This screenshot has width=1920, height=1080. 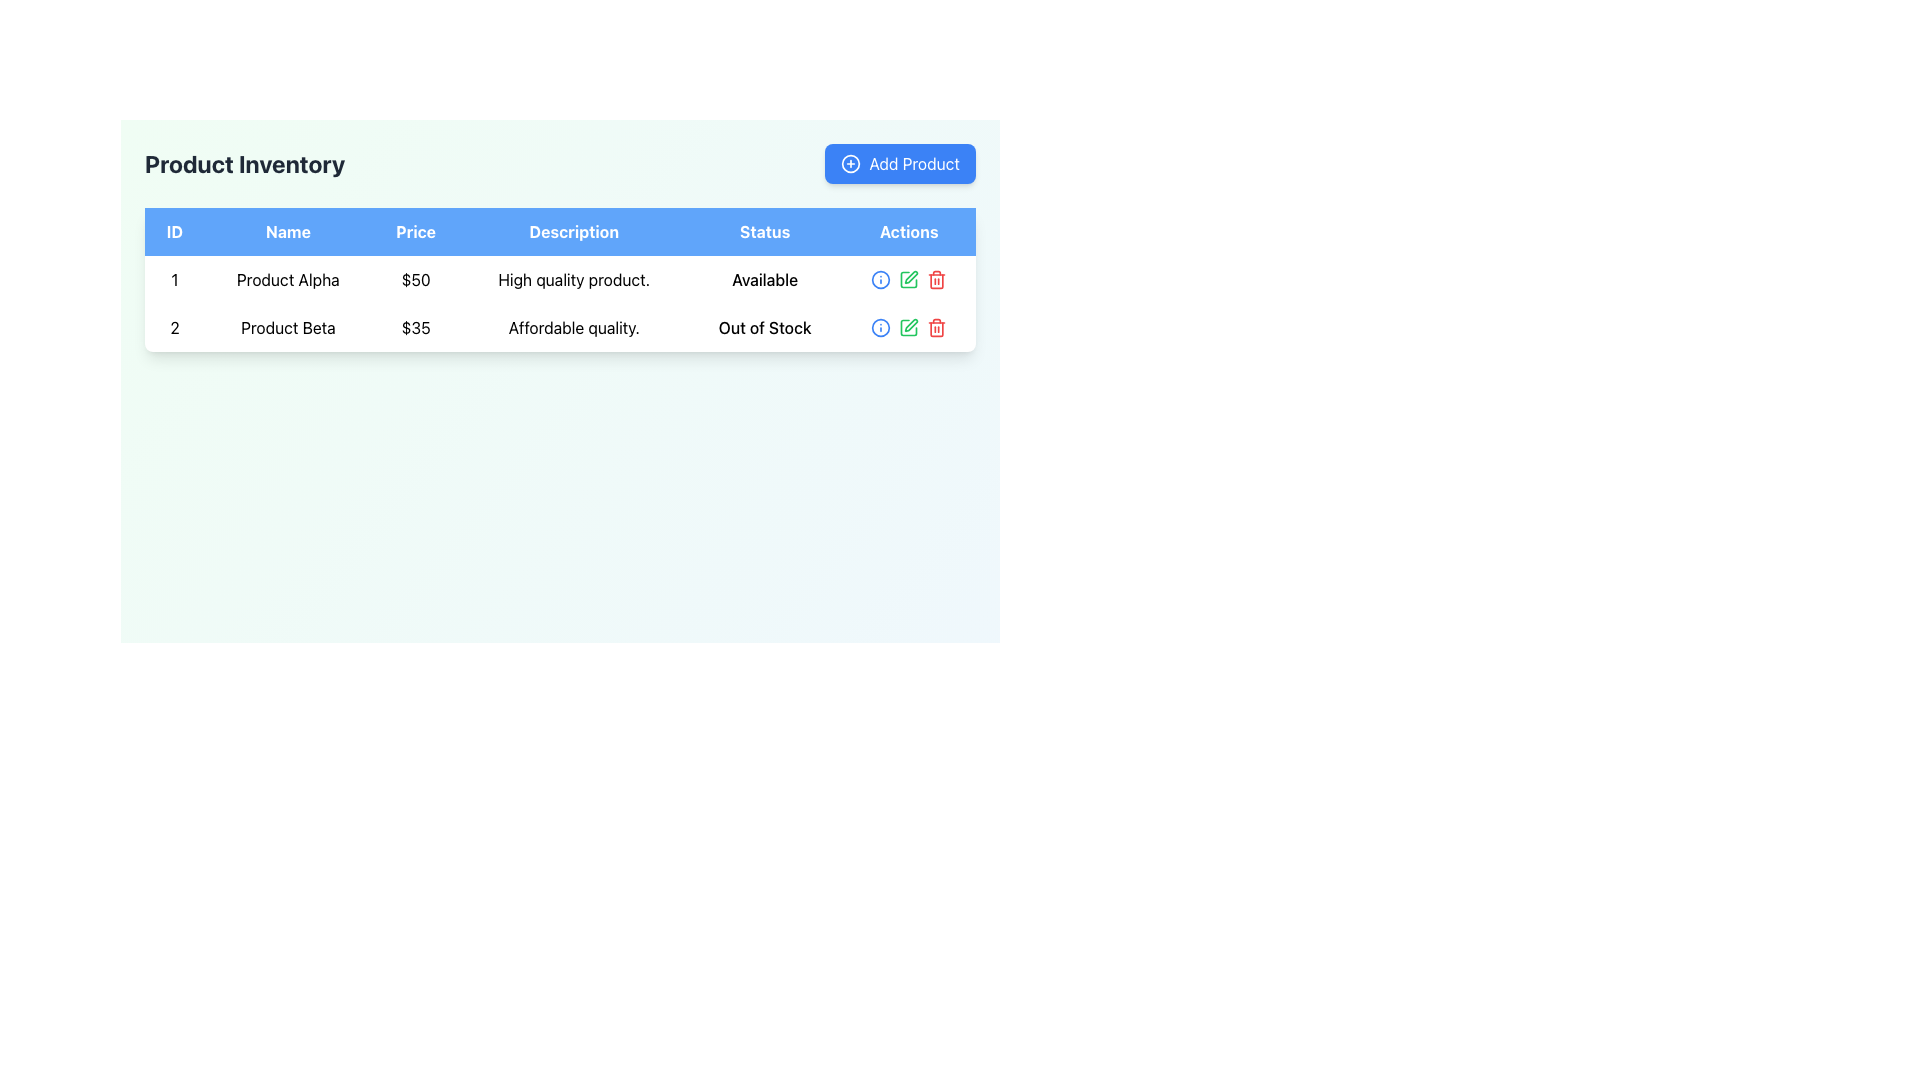 What do you see at coordinates (174, 326) in the screenshot?
I see `the text component displaying the number '2', which is located in the first column of the second row under the 'Product Inventory' heading` at bounding box center [174, 326].